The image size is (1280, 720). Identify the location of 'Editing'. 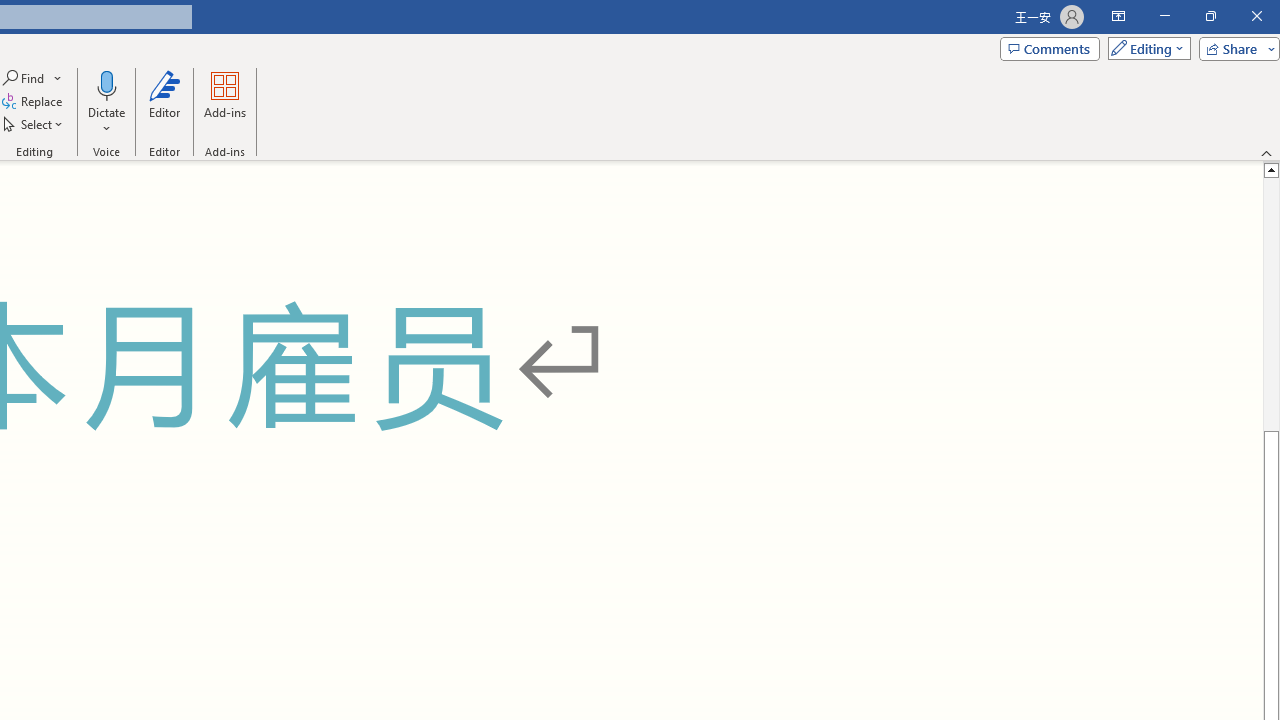
(1144, 47).